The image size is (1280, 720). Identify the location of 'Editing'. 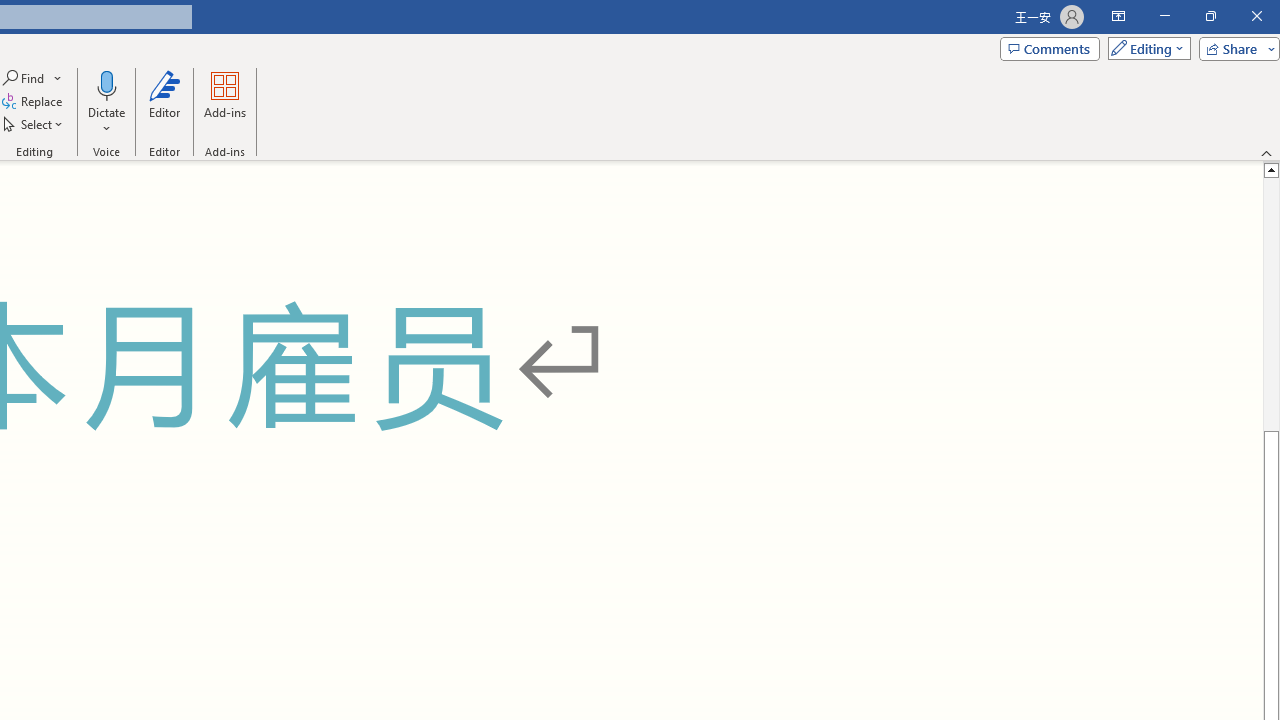
(1144, 47).